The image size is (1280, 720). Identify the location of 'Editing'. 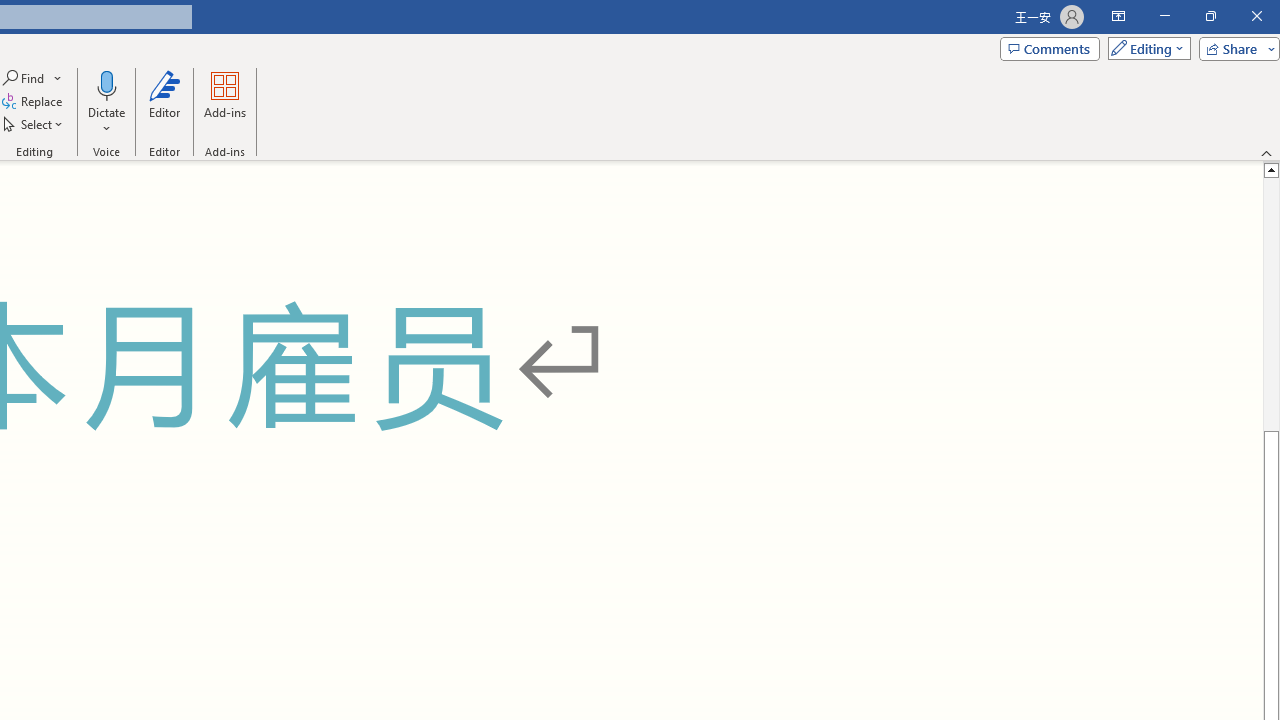
(1144, 47).